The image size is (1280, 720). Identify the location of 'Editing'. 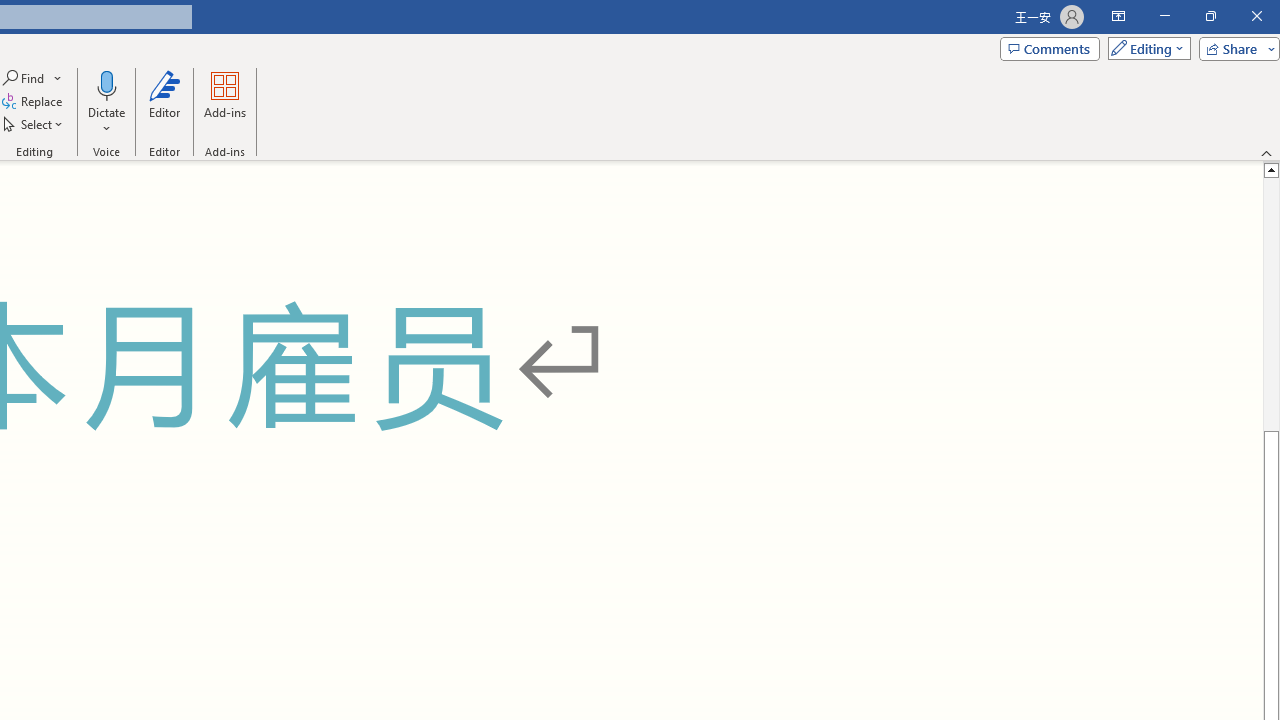
(1144, 47).